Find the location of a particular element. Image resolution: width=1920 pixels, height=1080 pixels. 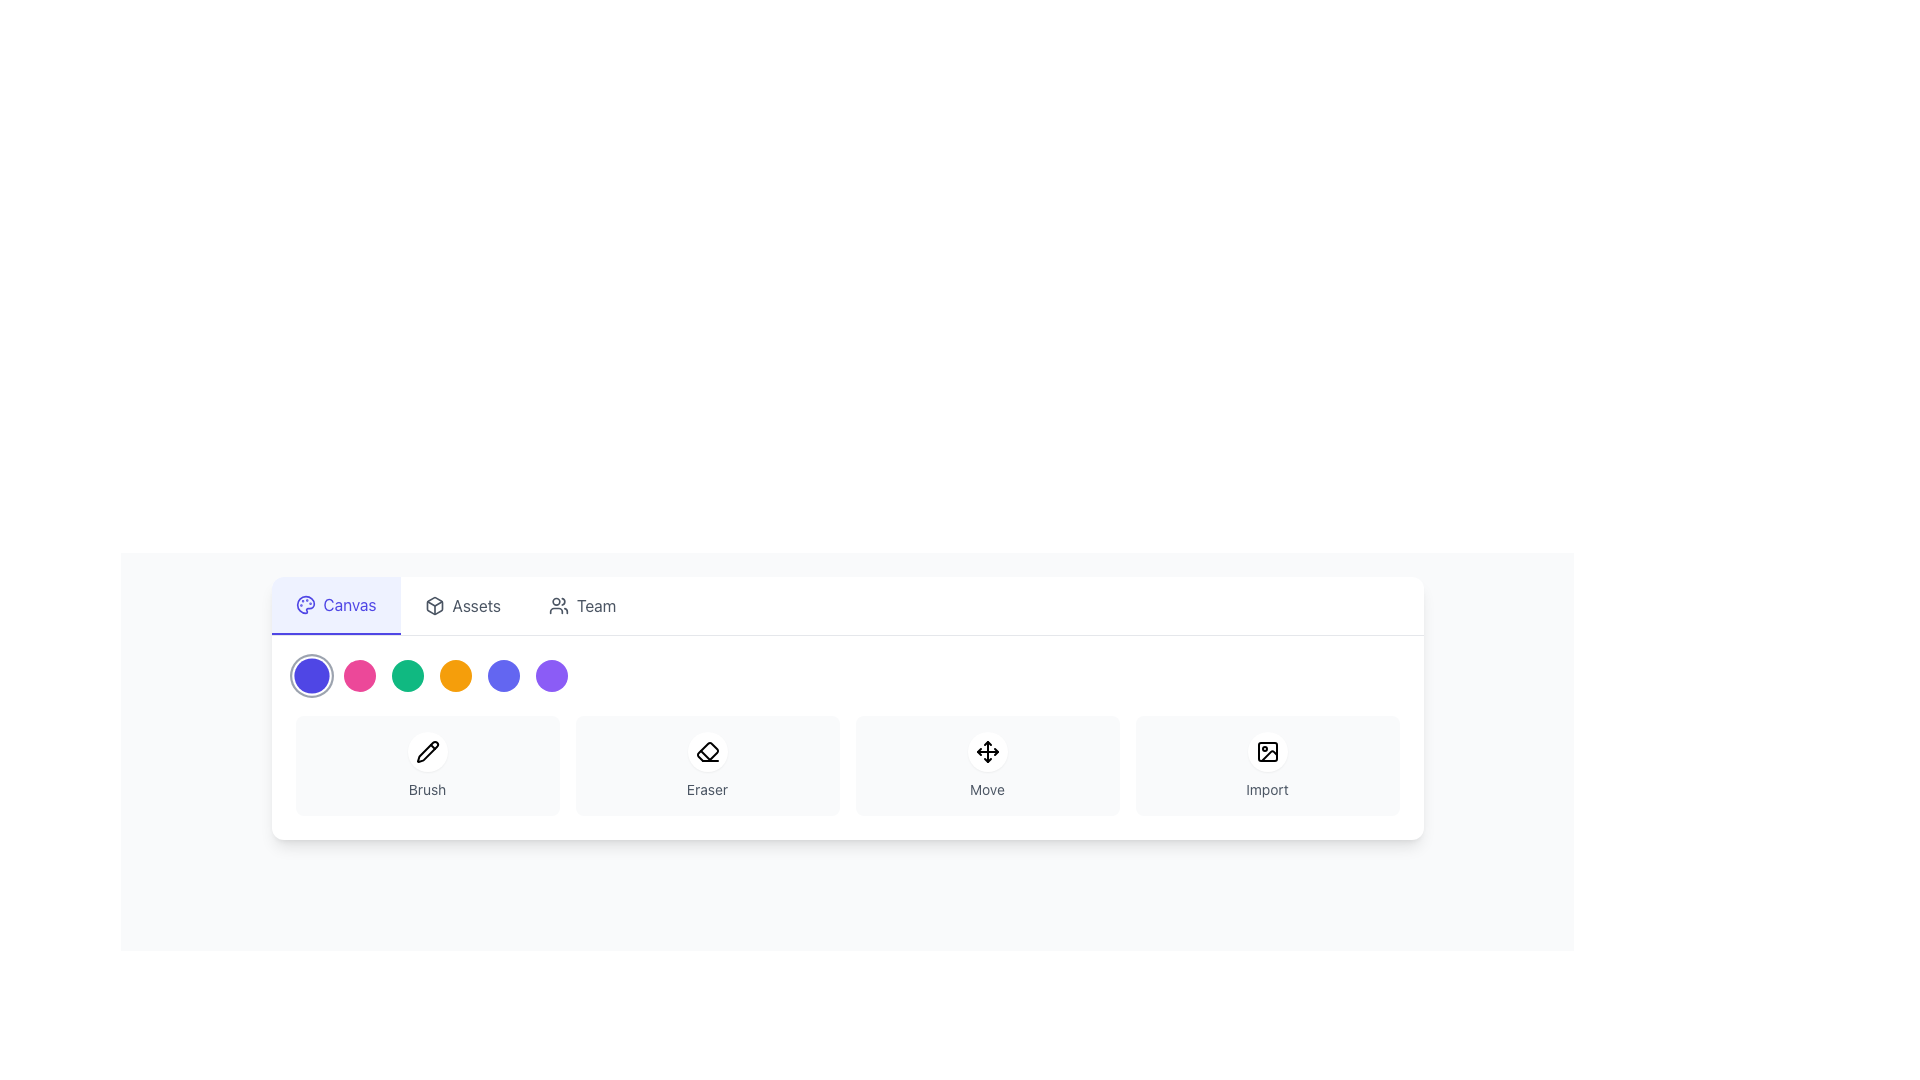

the minimalistic group of people icon in the navigation bar, located to the left of the 'Team' tab is located at coordinates (559, 604).